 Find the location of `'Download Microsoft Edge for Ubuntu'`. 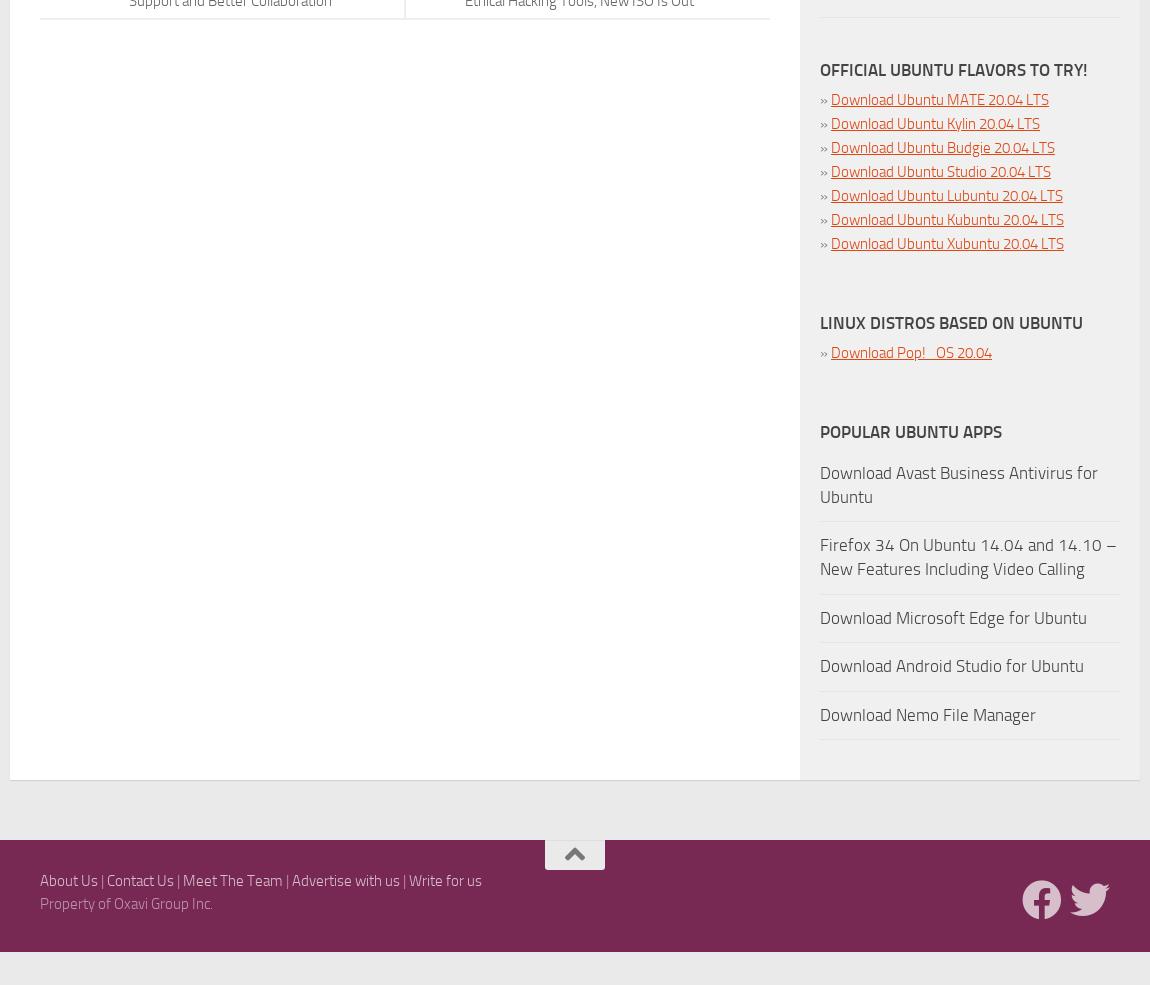

'Download Microsoft Edge for Ubuntu' is located at coordinates (818, 616).